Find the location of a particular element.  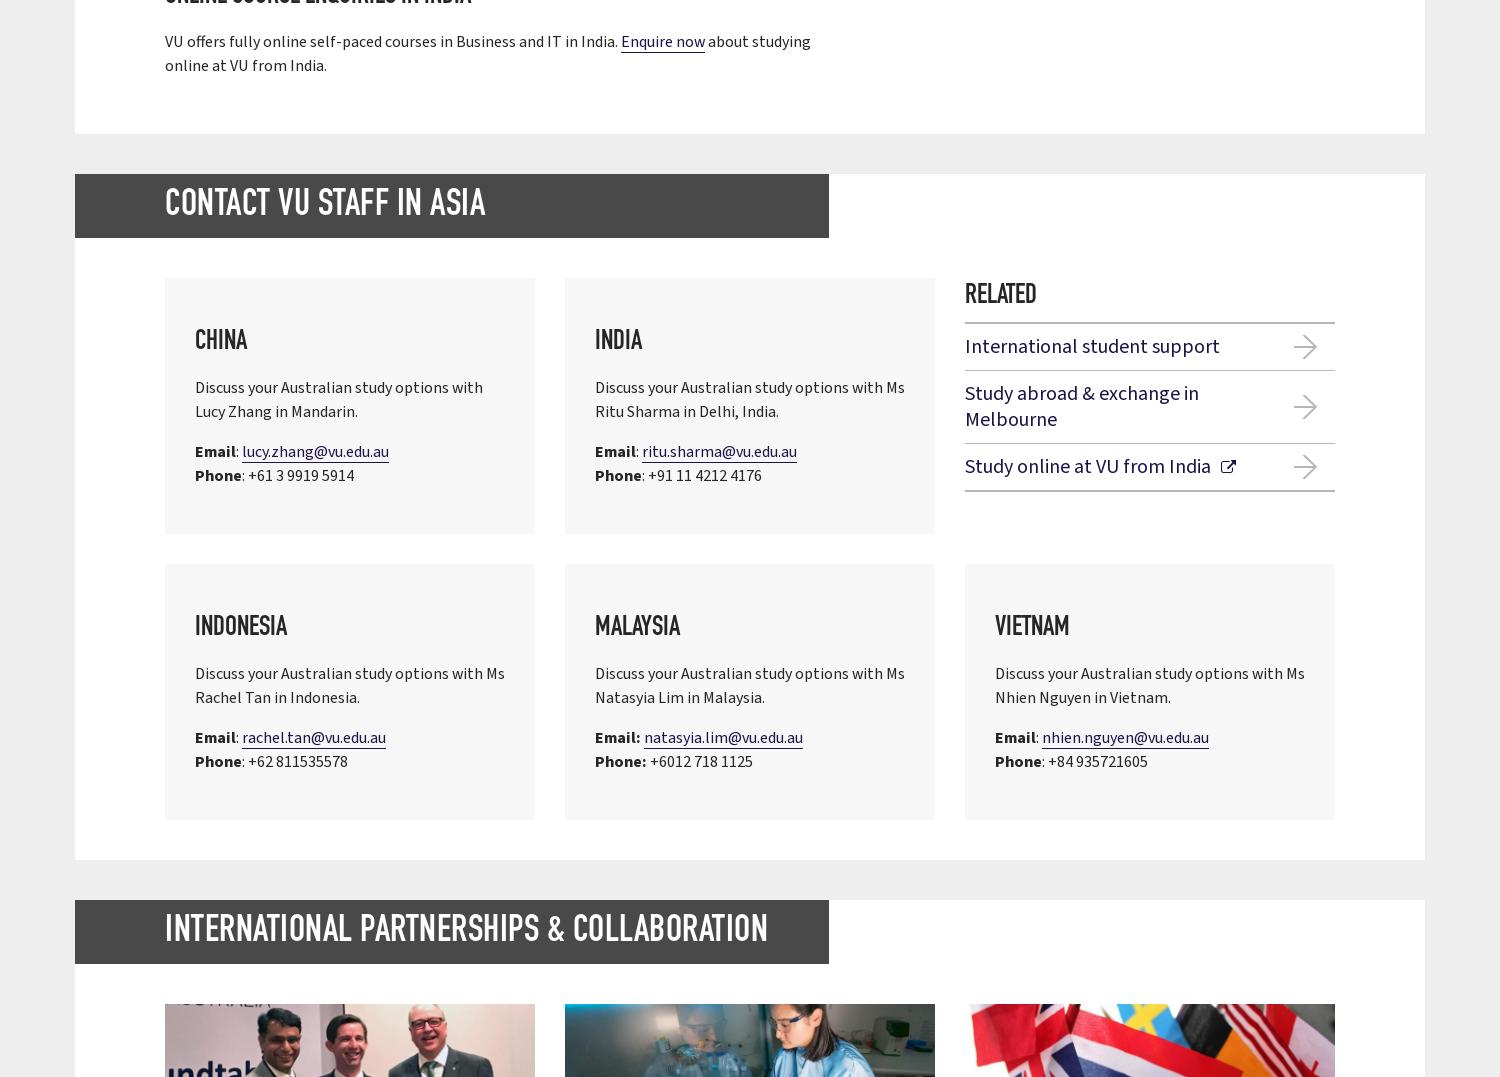

'Discuss your Australian study options with Ms Rachel Tan in Indonesia.' is located at coordinates (348, 685).